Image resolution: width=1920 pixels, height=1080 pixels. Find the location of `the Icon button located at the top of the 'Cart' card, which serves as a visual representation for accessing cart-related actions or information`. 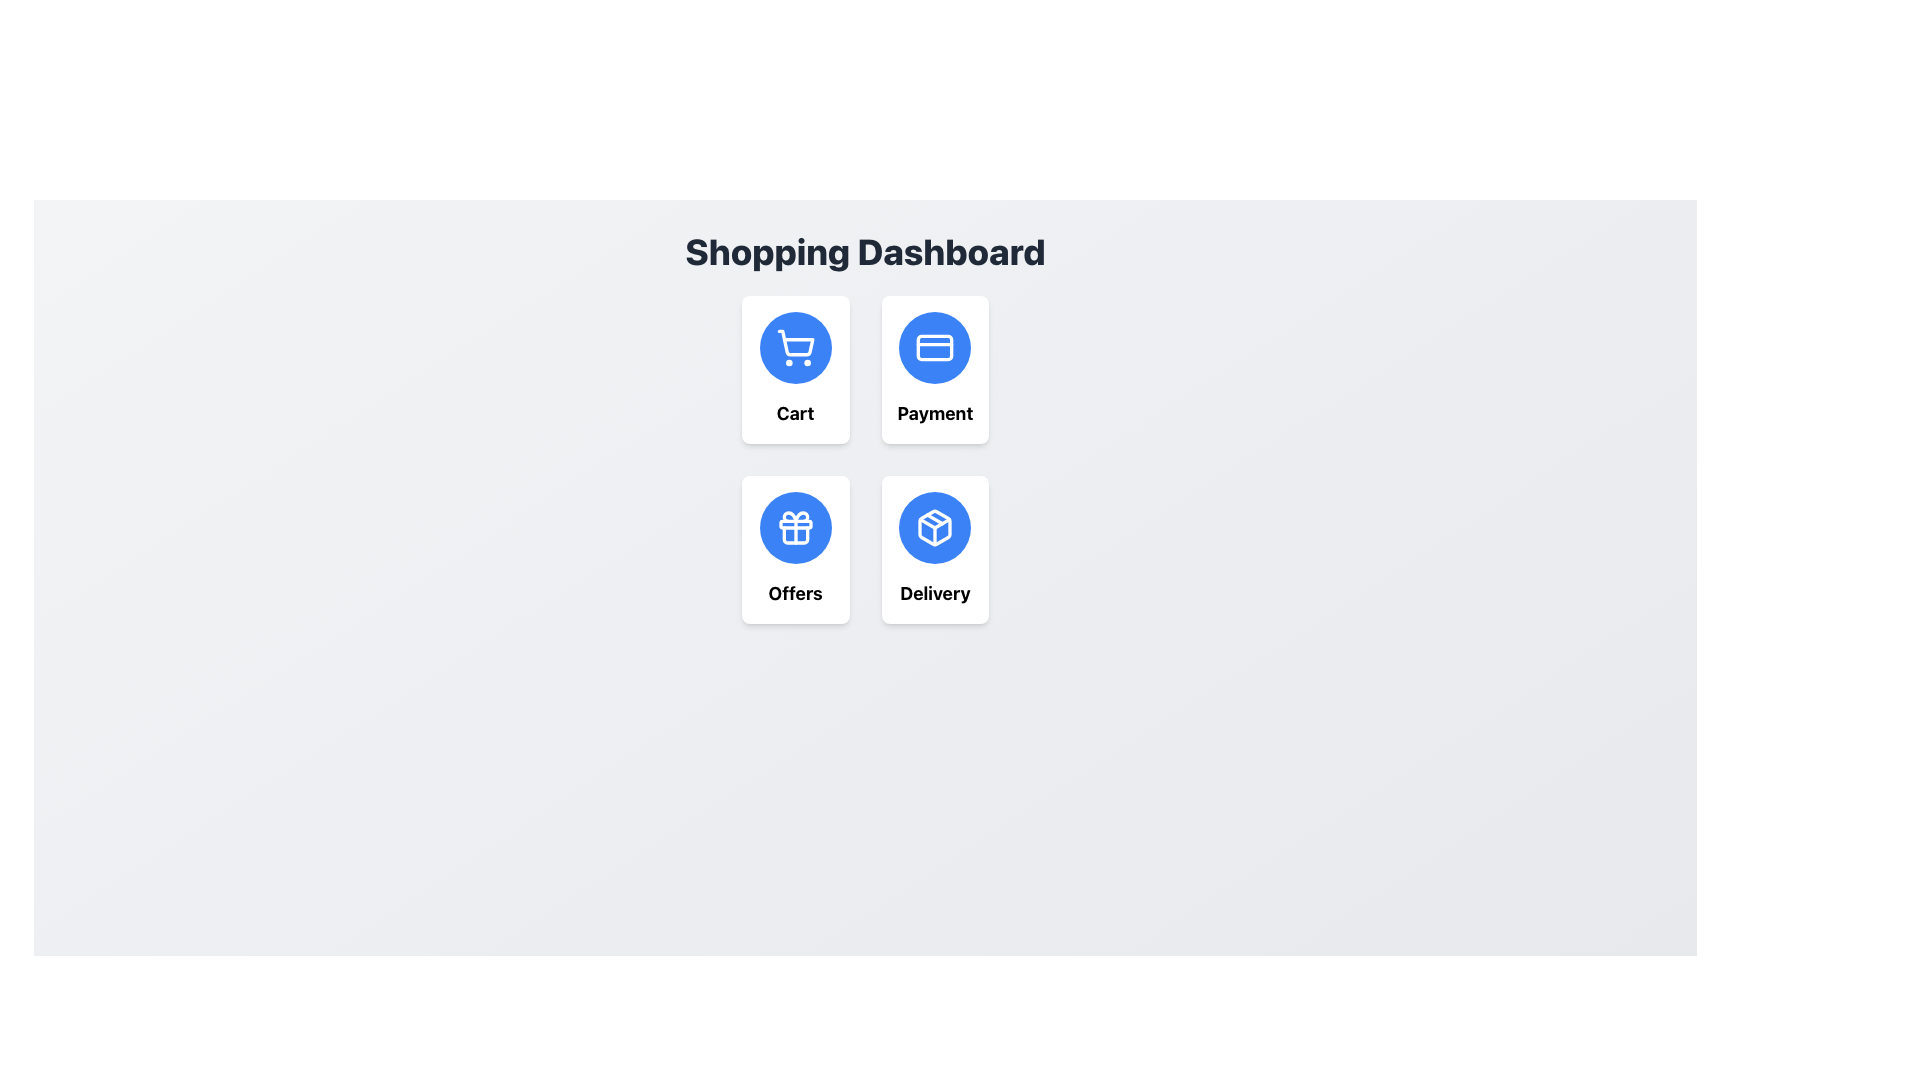

the Icon button located at the top of the 'Cart' card, which serves as a visual representation for accessing cart-related actions or information is located at coordinates (794, 346).